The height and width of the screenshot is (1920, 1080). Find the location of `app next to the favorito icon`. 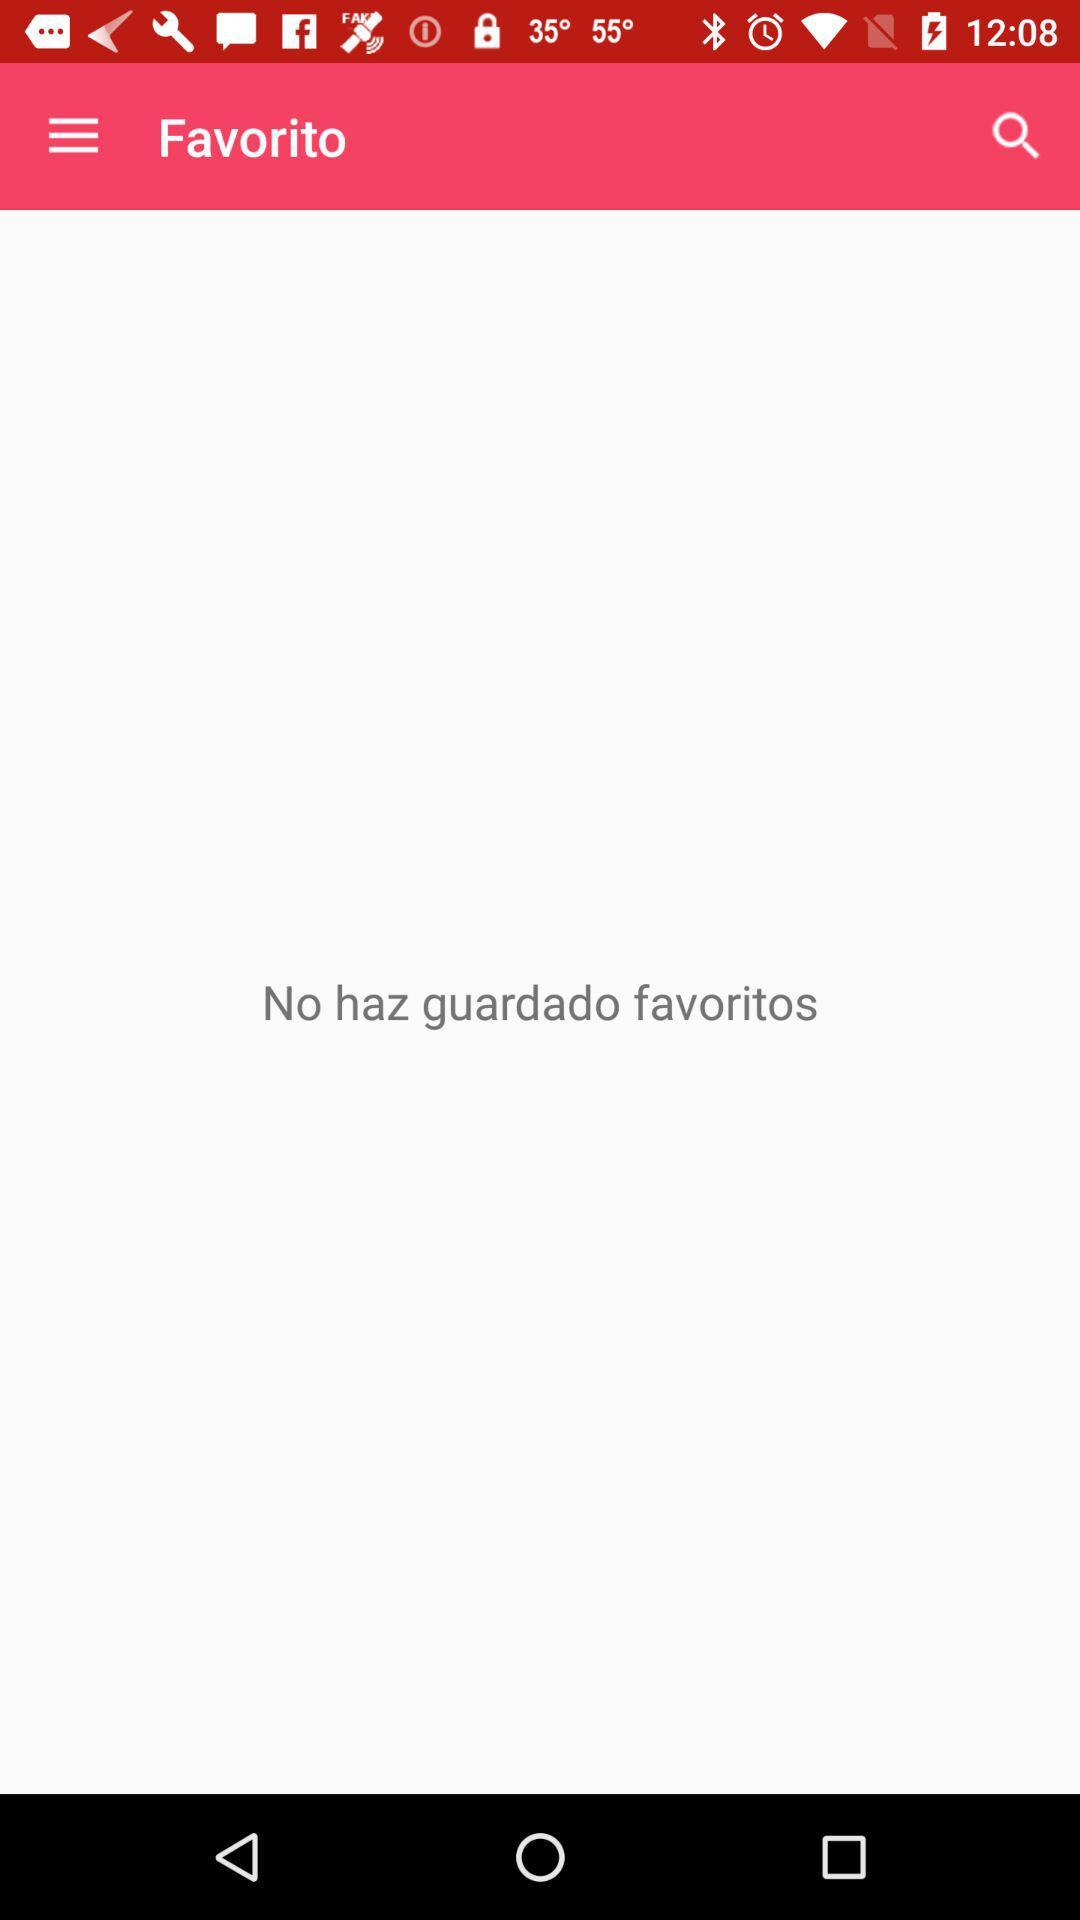

app next to the favorito icon is located at coordinates (1017, 135).